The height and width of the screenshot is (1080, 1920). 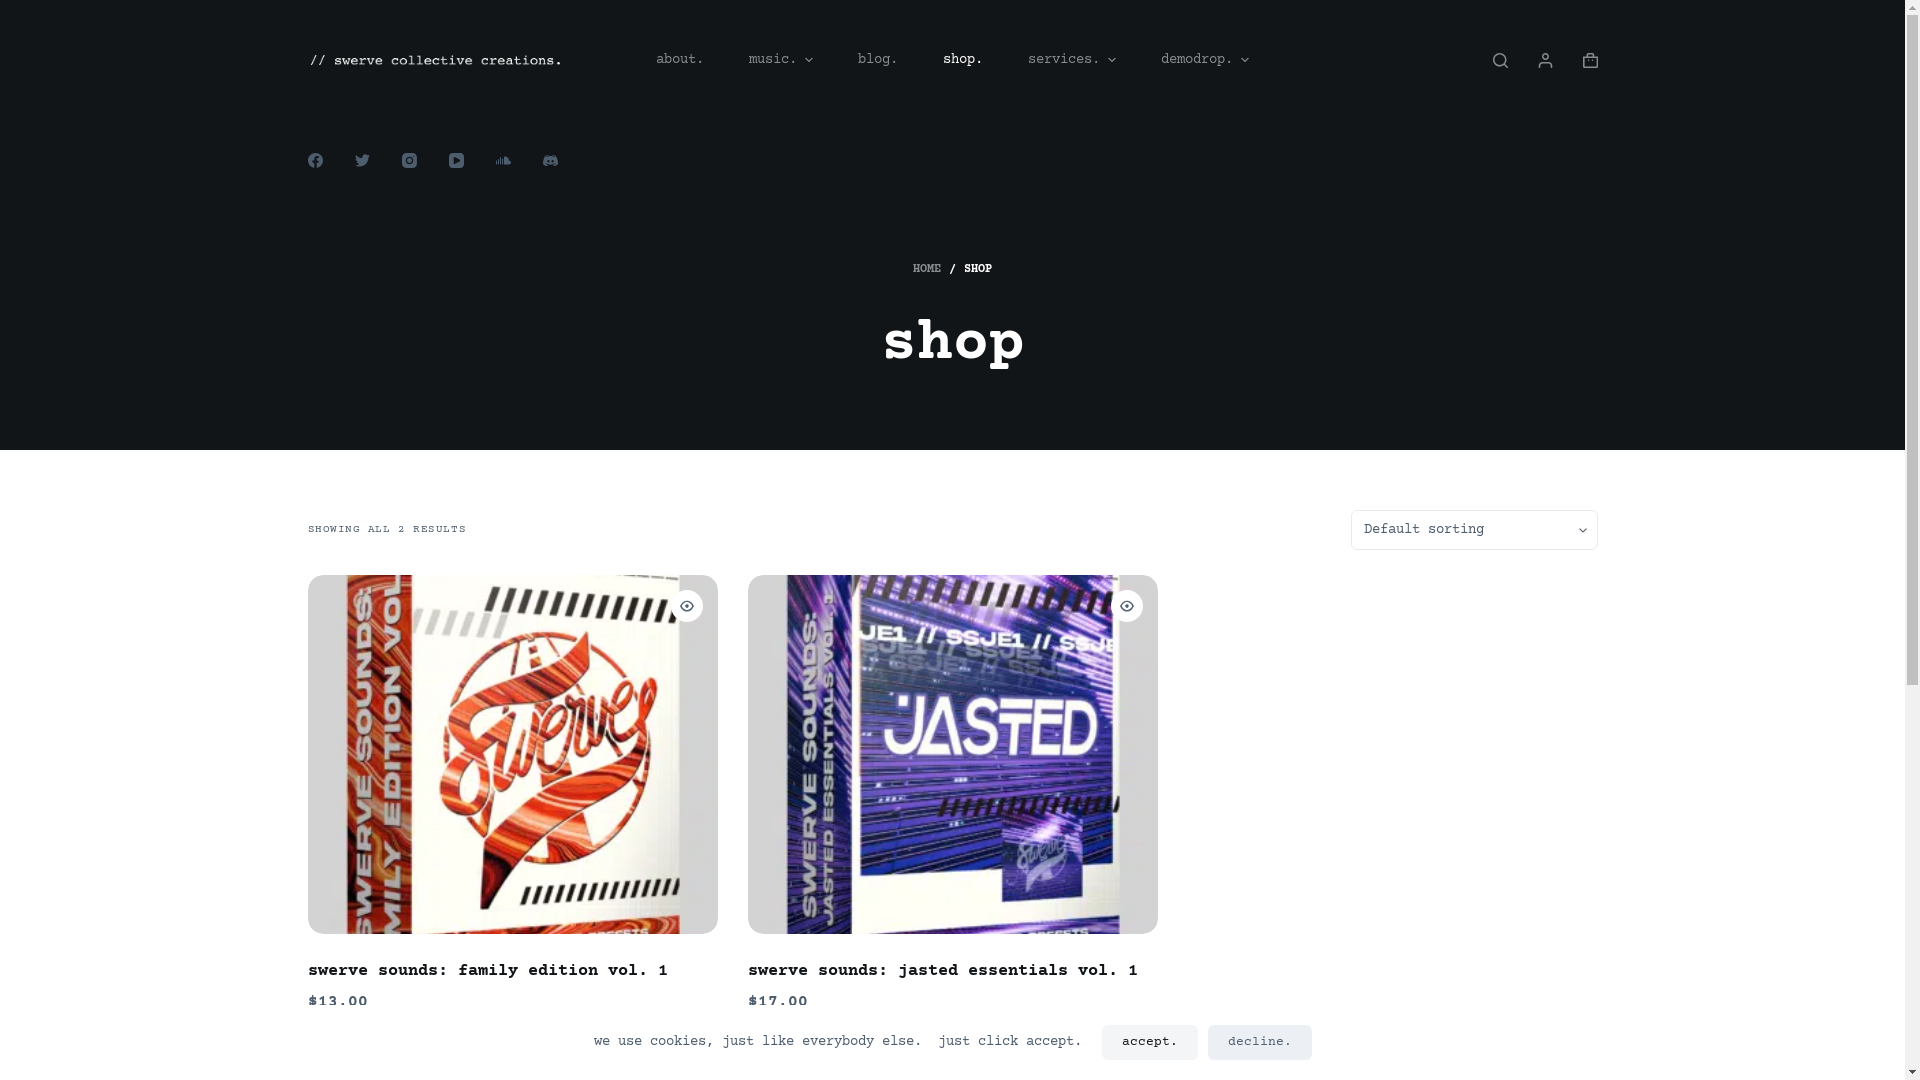 What do you see at coordinates (680, 59) in the screenshot?
I see `'about.'` at bounding box center [680, 59].